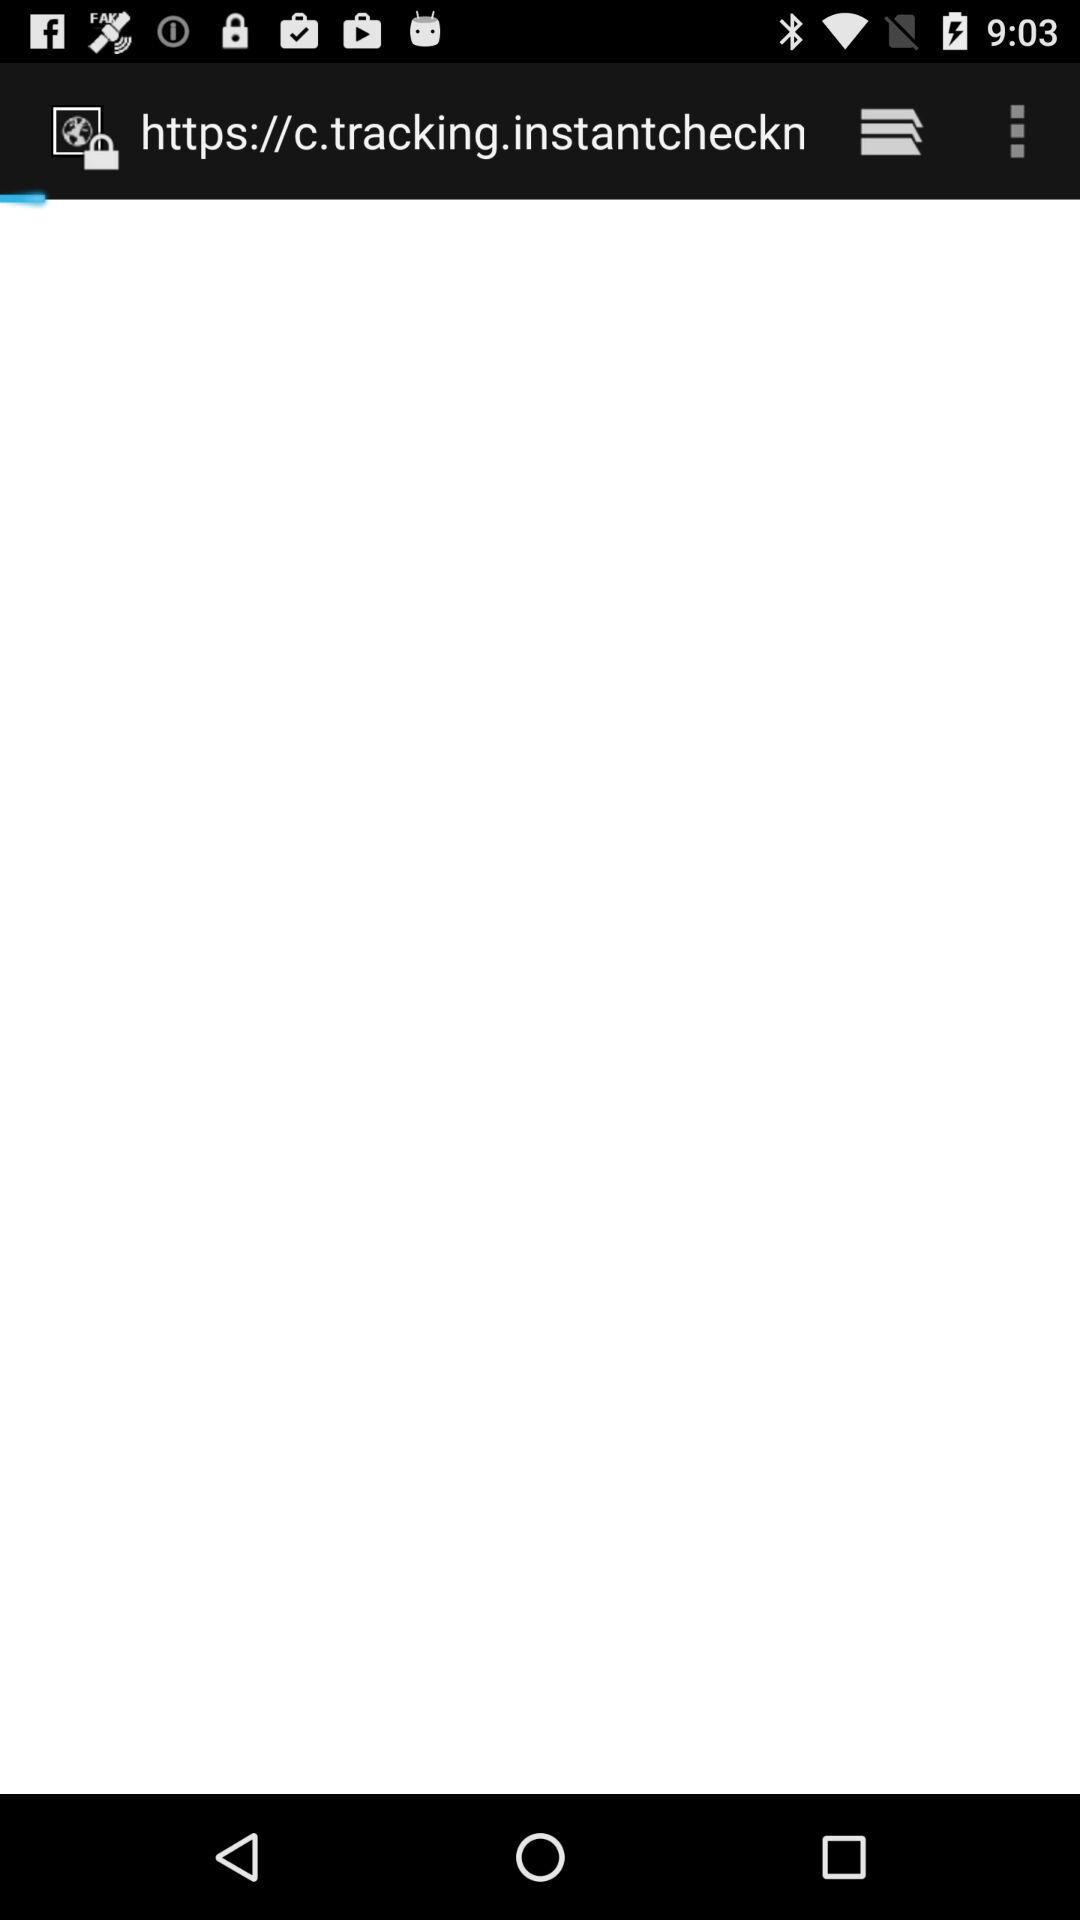 The image size is (1080, 1920). What do you see at coordinates (890, 130) in the screenshot?
I see `the item to the right of https www phone item` at bounding box center [890, 130].